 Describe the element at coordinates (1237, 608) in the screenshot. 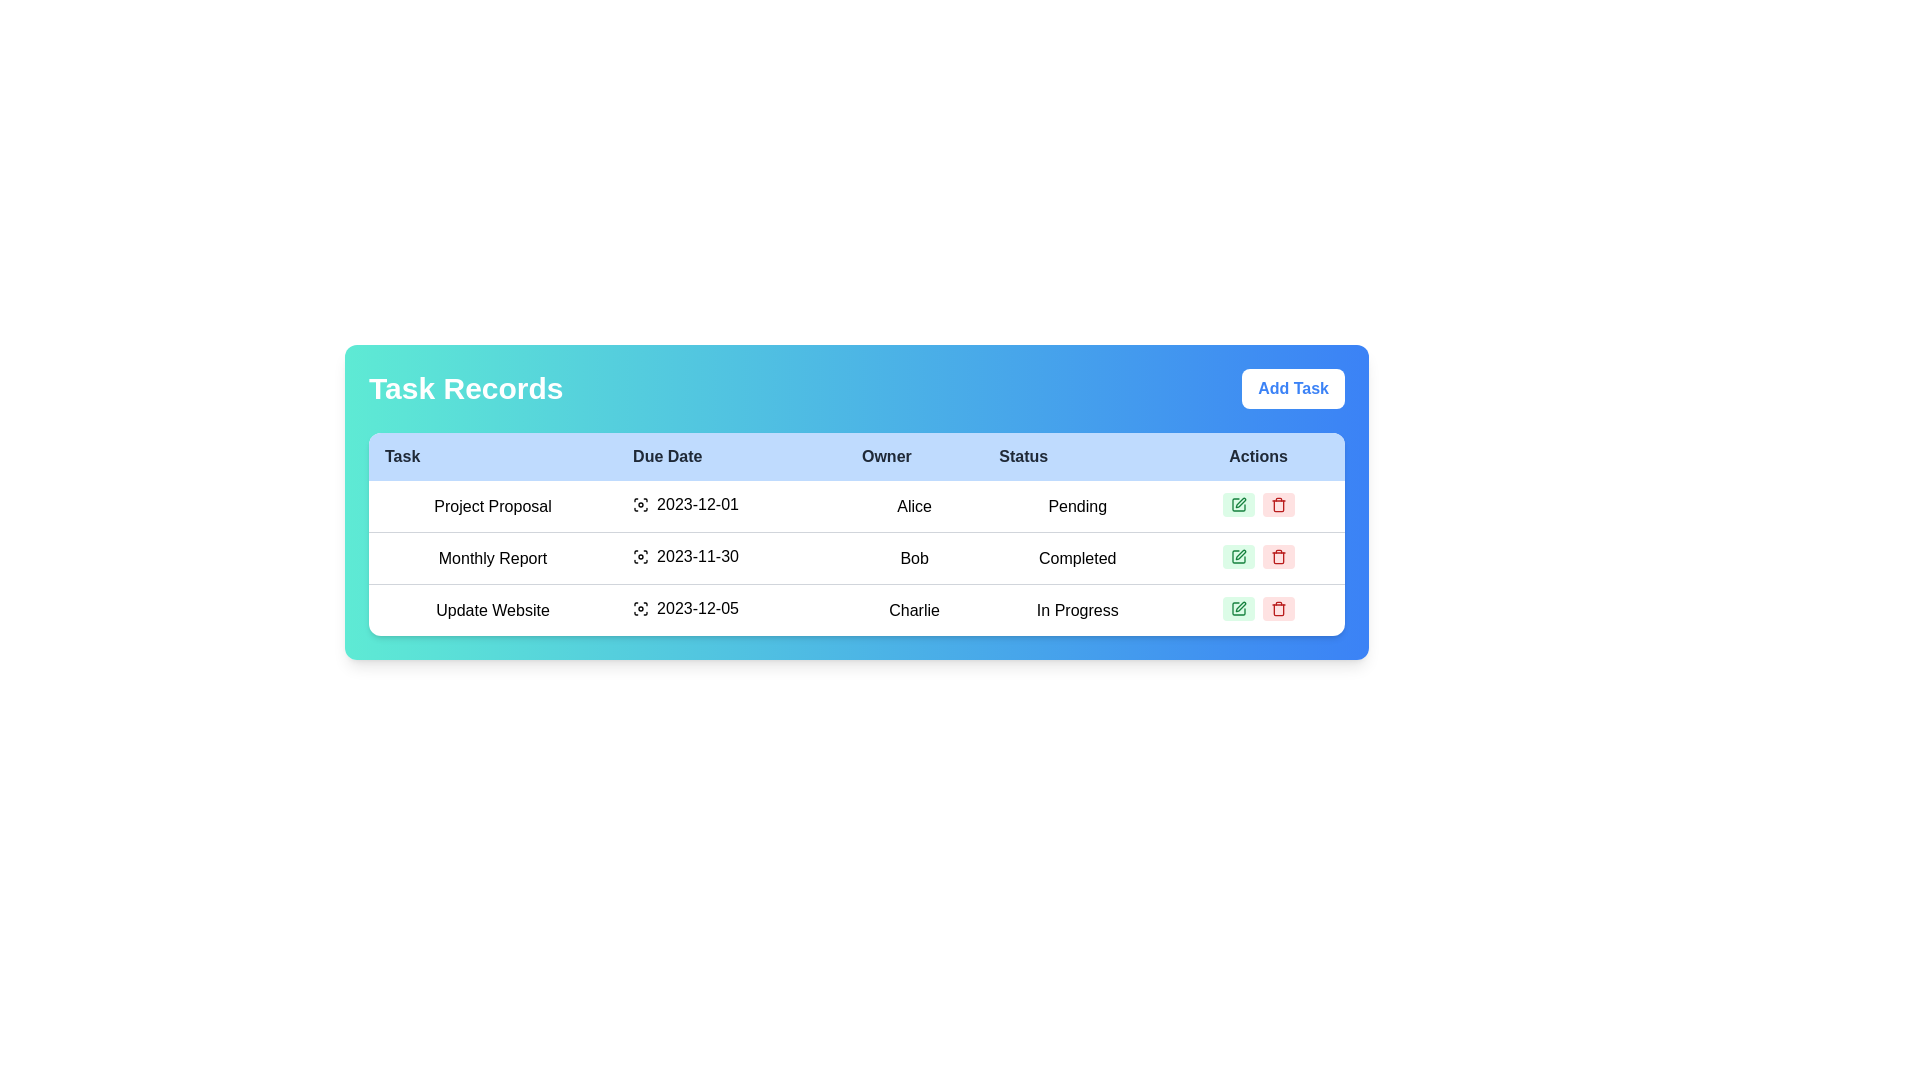

I see `the edit button with a green background and a white pen icon located under the 'Actions' column in the third row of the table` at that location.